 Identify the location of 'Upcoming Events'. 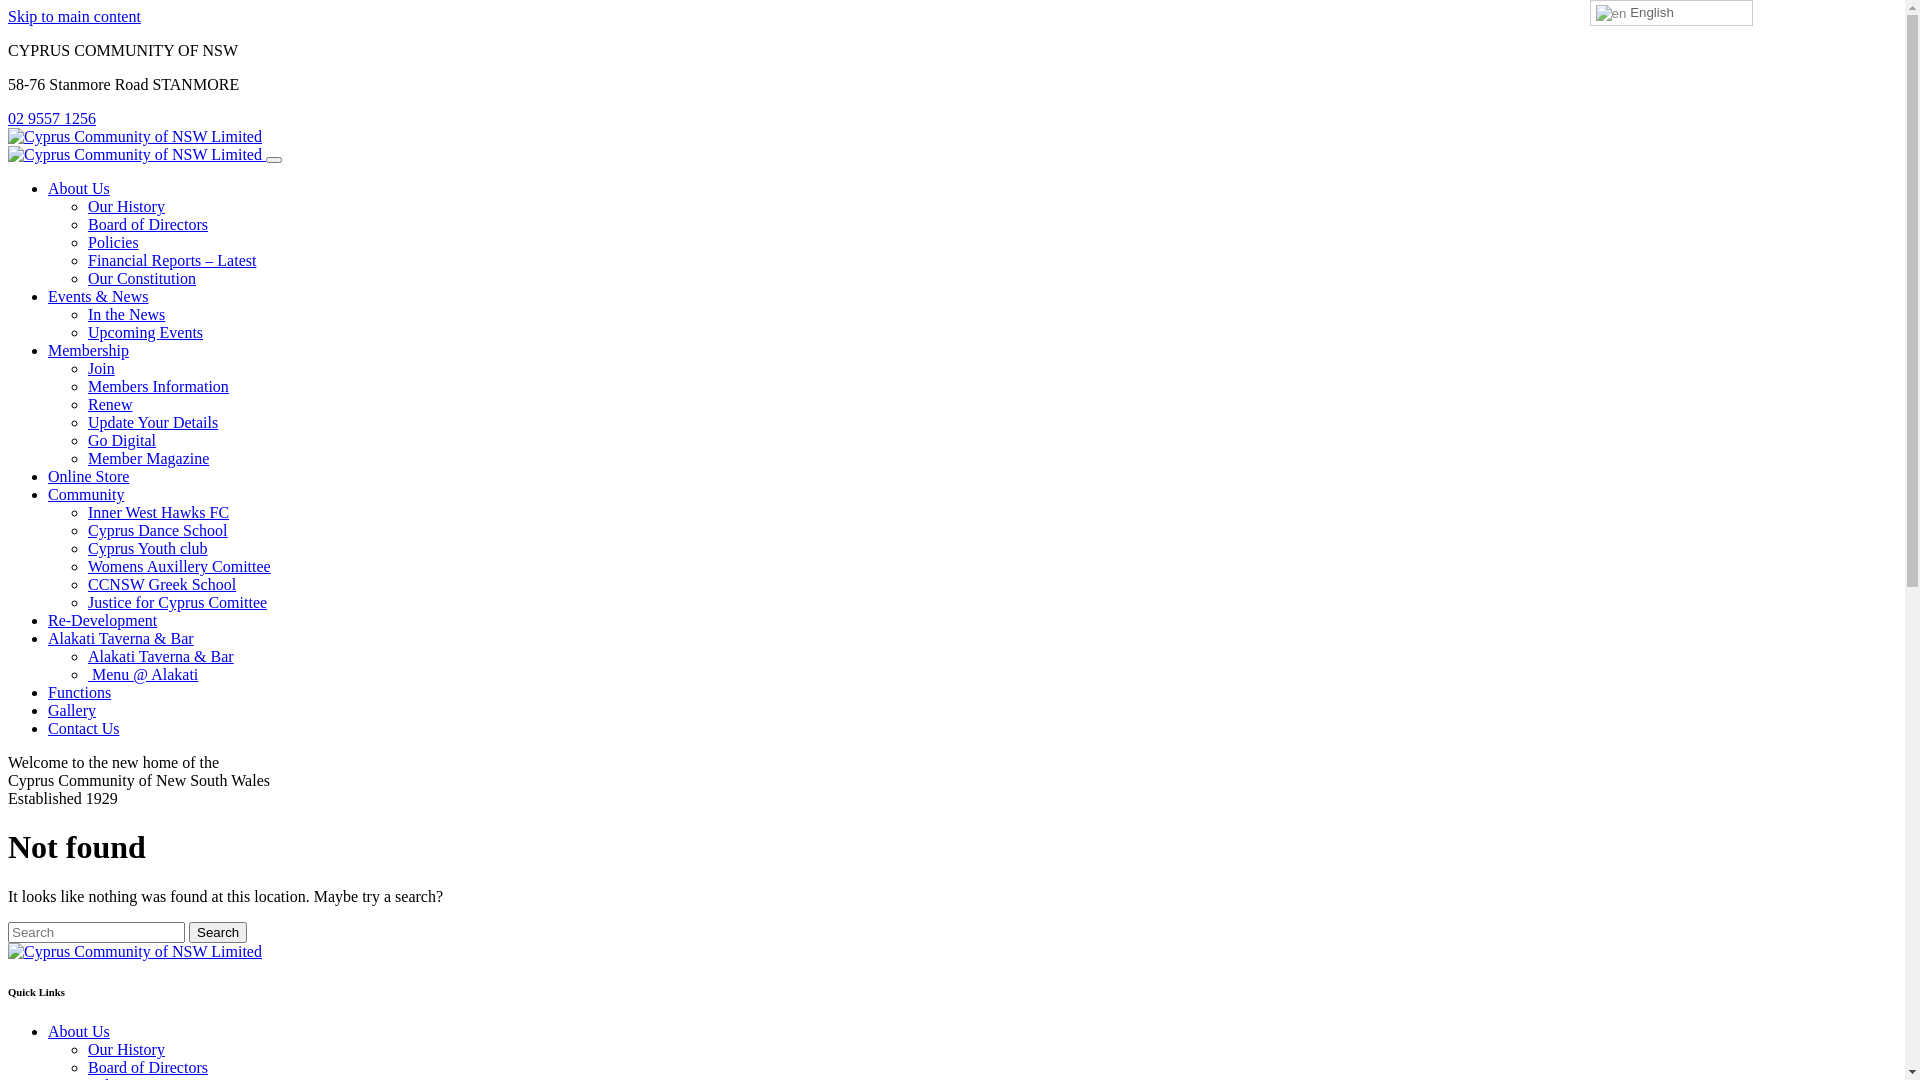
(144, 331).